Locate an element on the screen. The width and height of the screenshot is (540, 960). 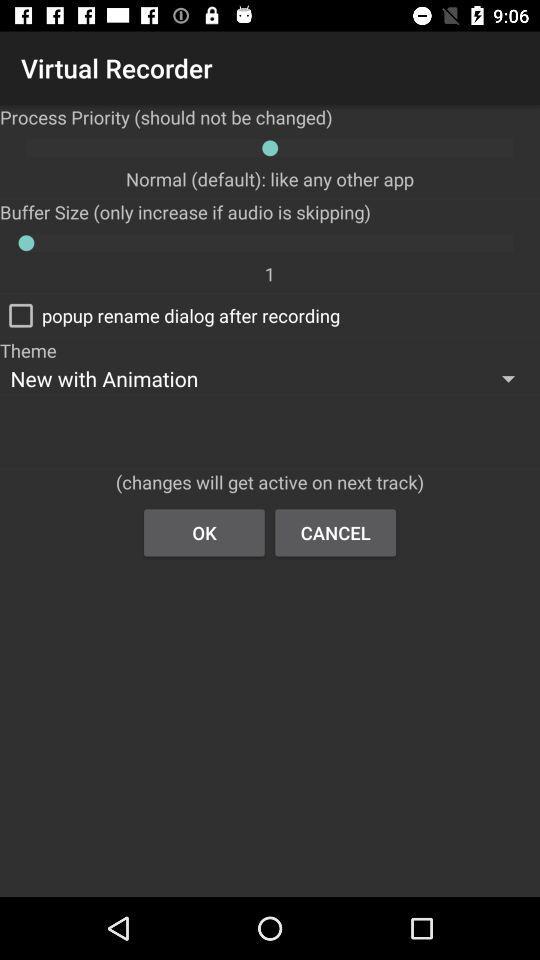
cancel icon is located at coordinates (335, 531).